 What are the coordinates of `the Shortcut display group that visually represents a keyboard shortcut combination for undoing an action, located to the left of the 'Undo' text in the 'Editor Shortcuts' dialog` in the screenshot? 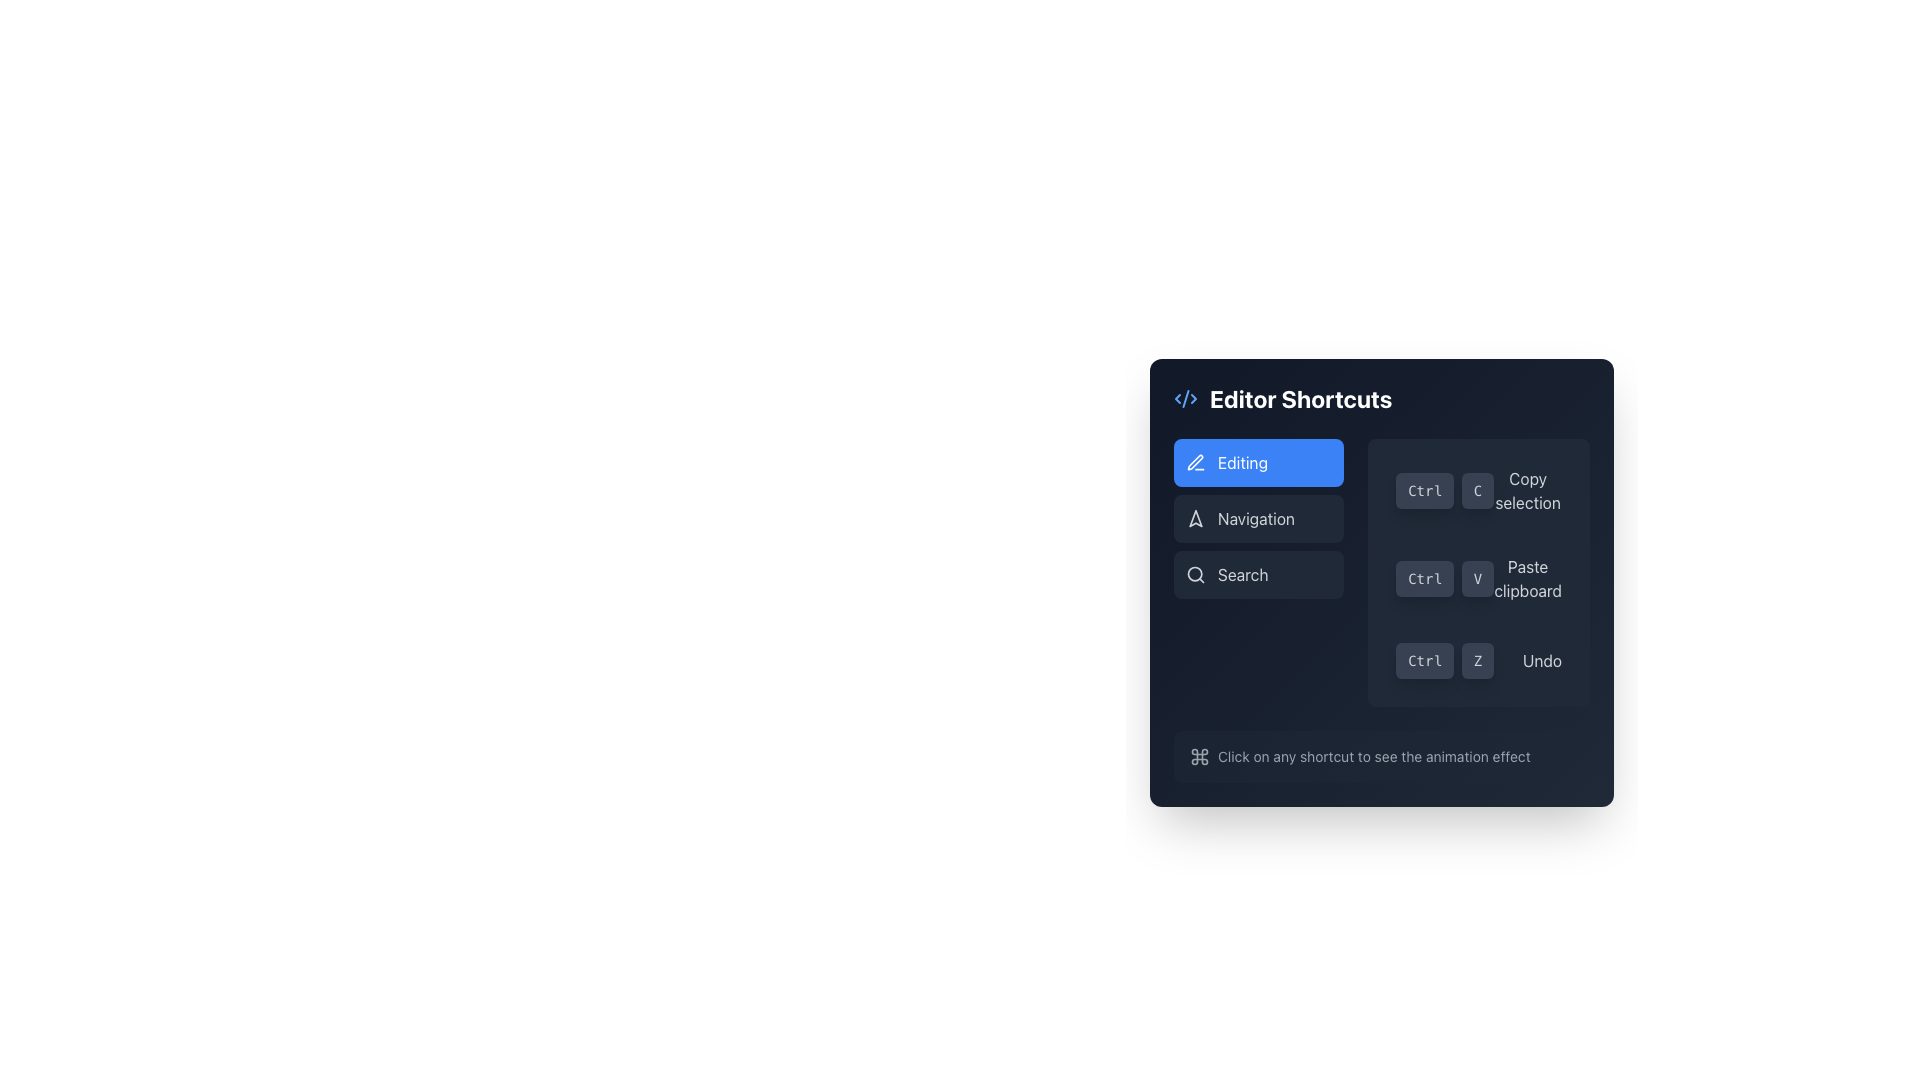 It's located at (1445, 660).